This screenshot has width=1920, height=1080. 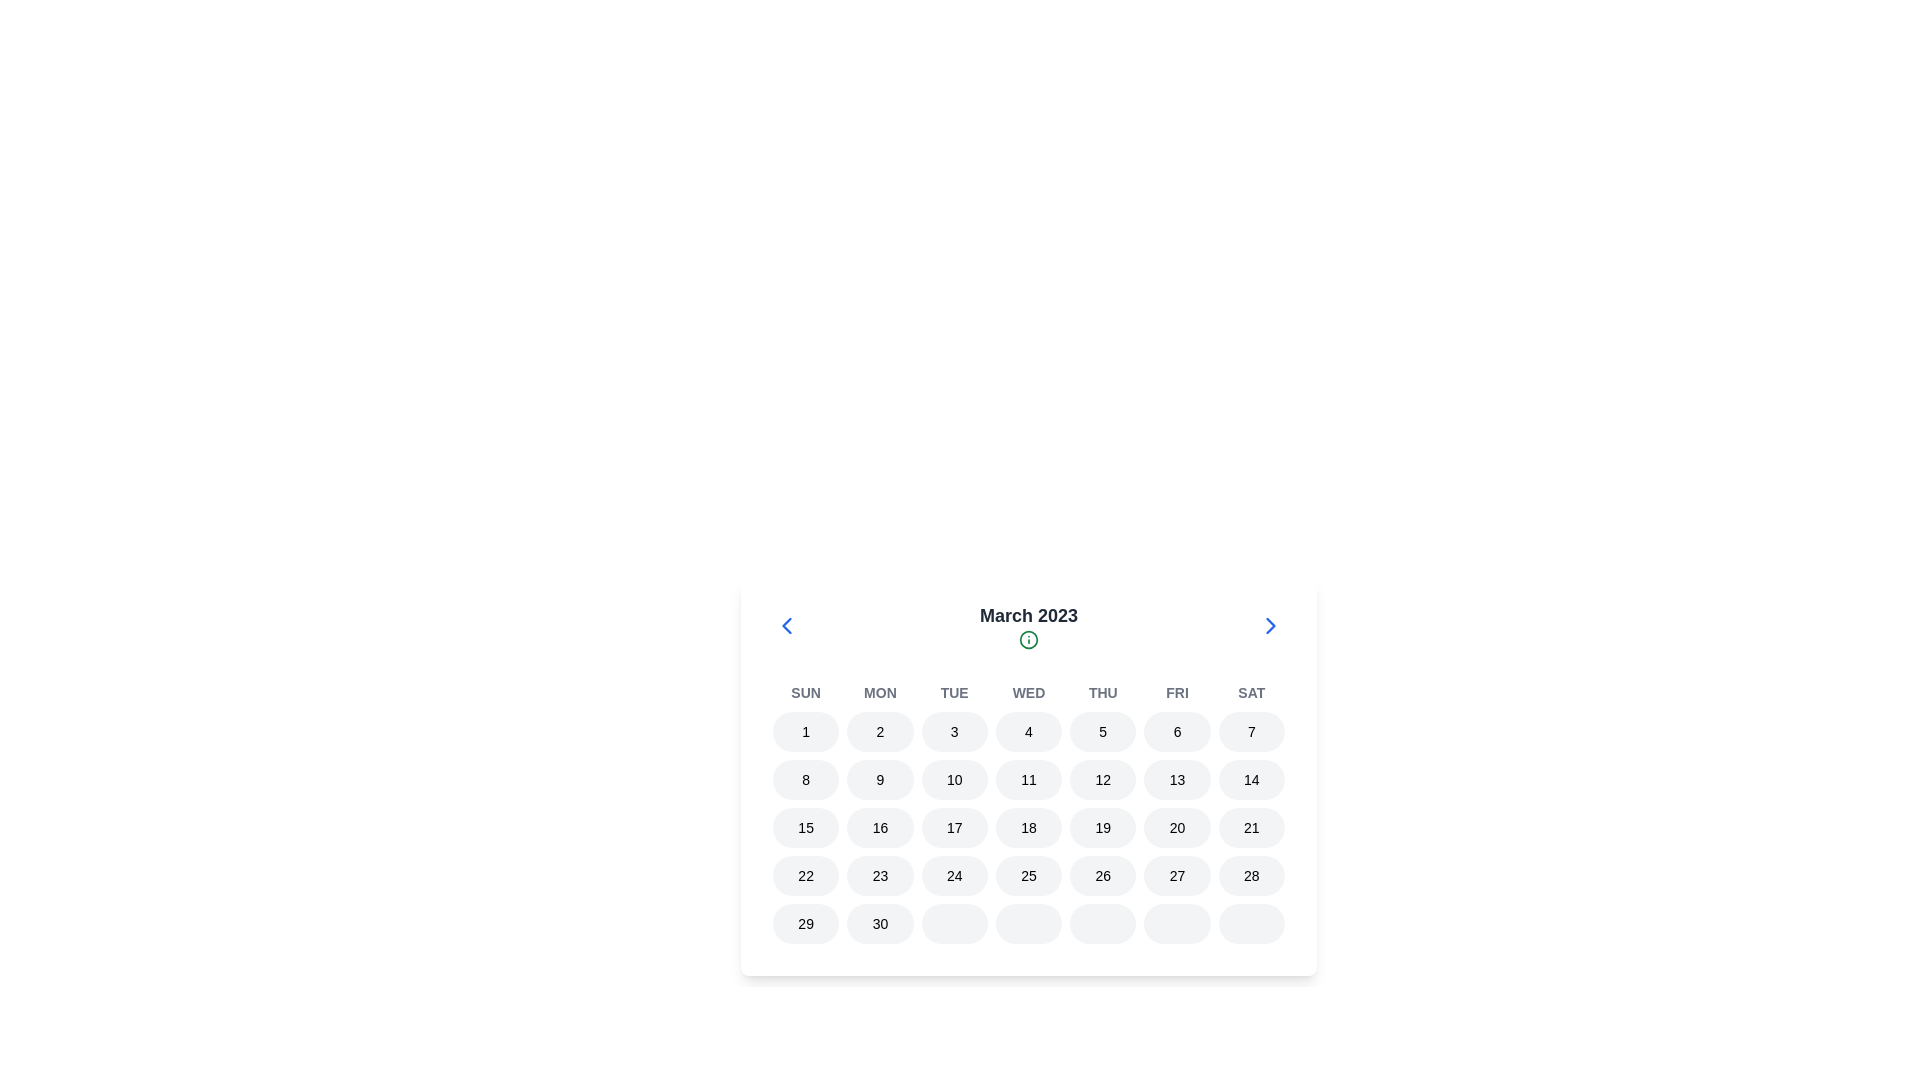 I want to click on the static text label 'MON' which is the second element in the week header of the calendar interface, so click(x=880, y=692).